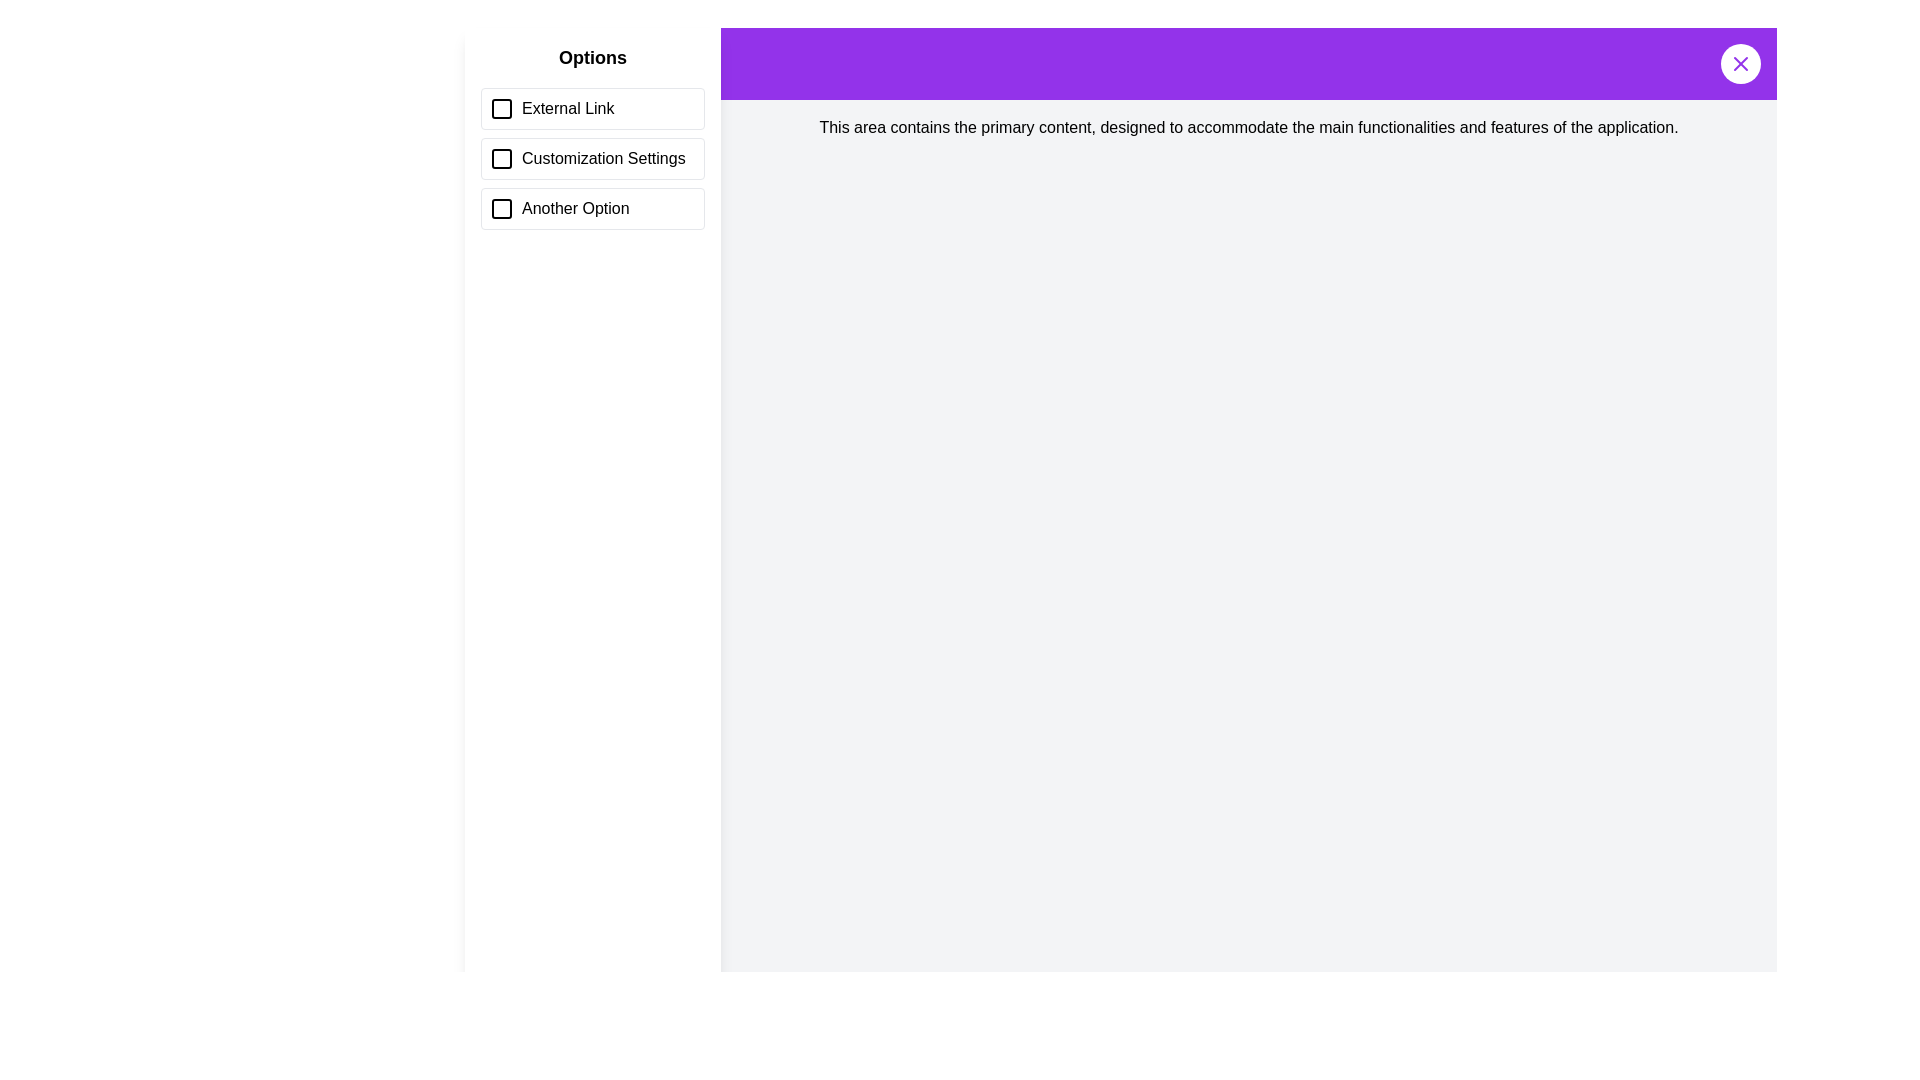 Image resolution: width=1920 pixels, height=1080 pixels. I want to click on the 'Customization Settings' option in the sidebar, so click(592, 136).